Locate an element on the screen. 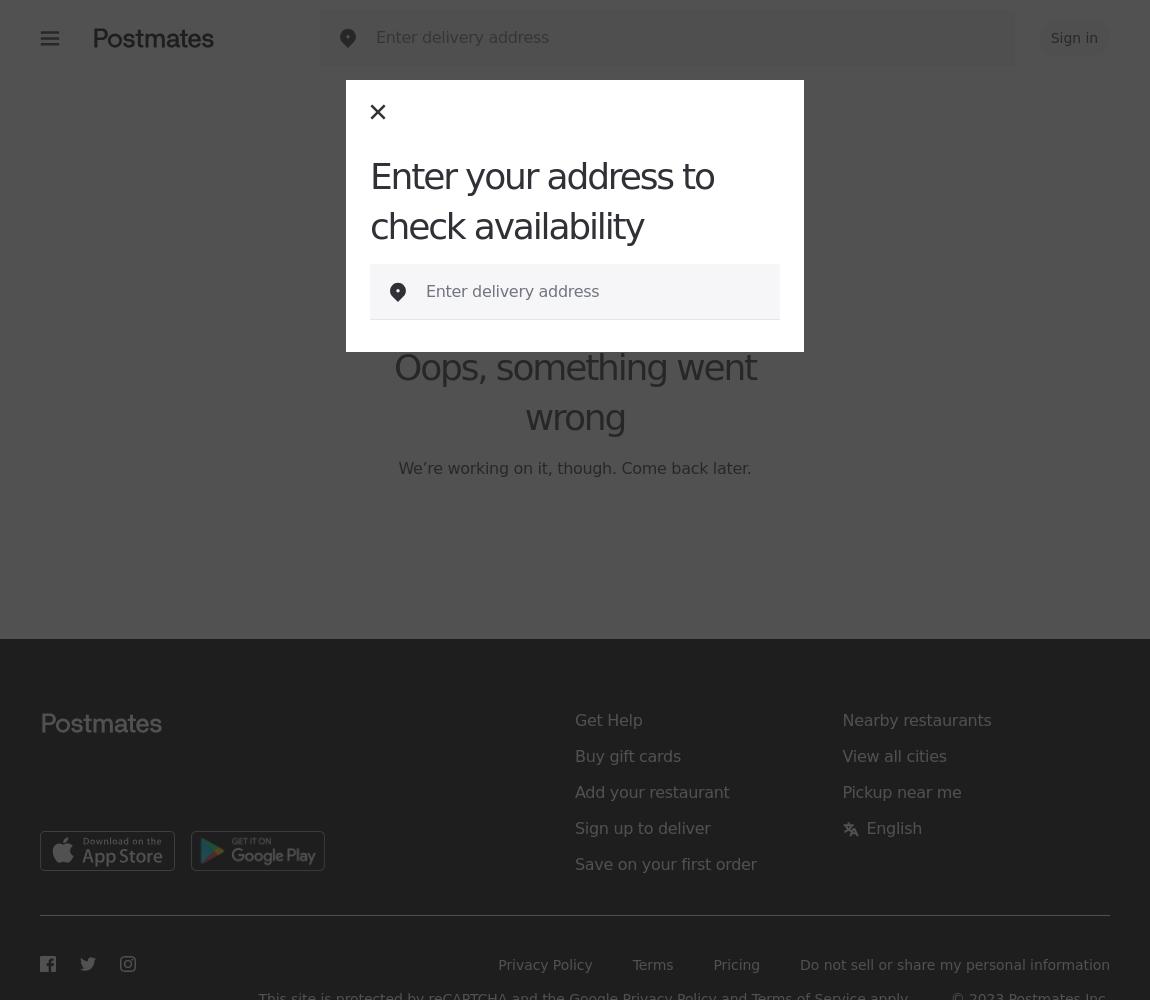  'We’re working on it, though. Come back later.' is located at coordinates (574, 467).